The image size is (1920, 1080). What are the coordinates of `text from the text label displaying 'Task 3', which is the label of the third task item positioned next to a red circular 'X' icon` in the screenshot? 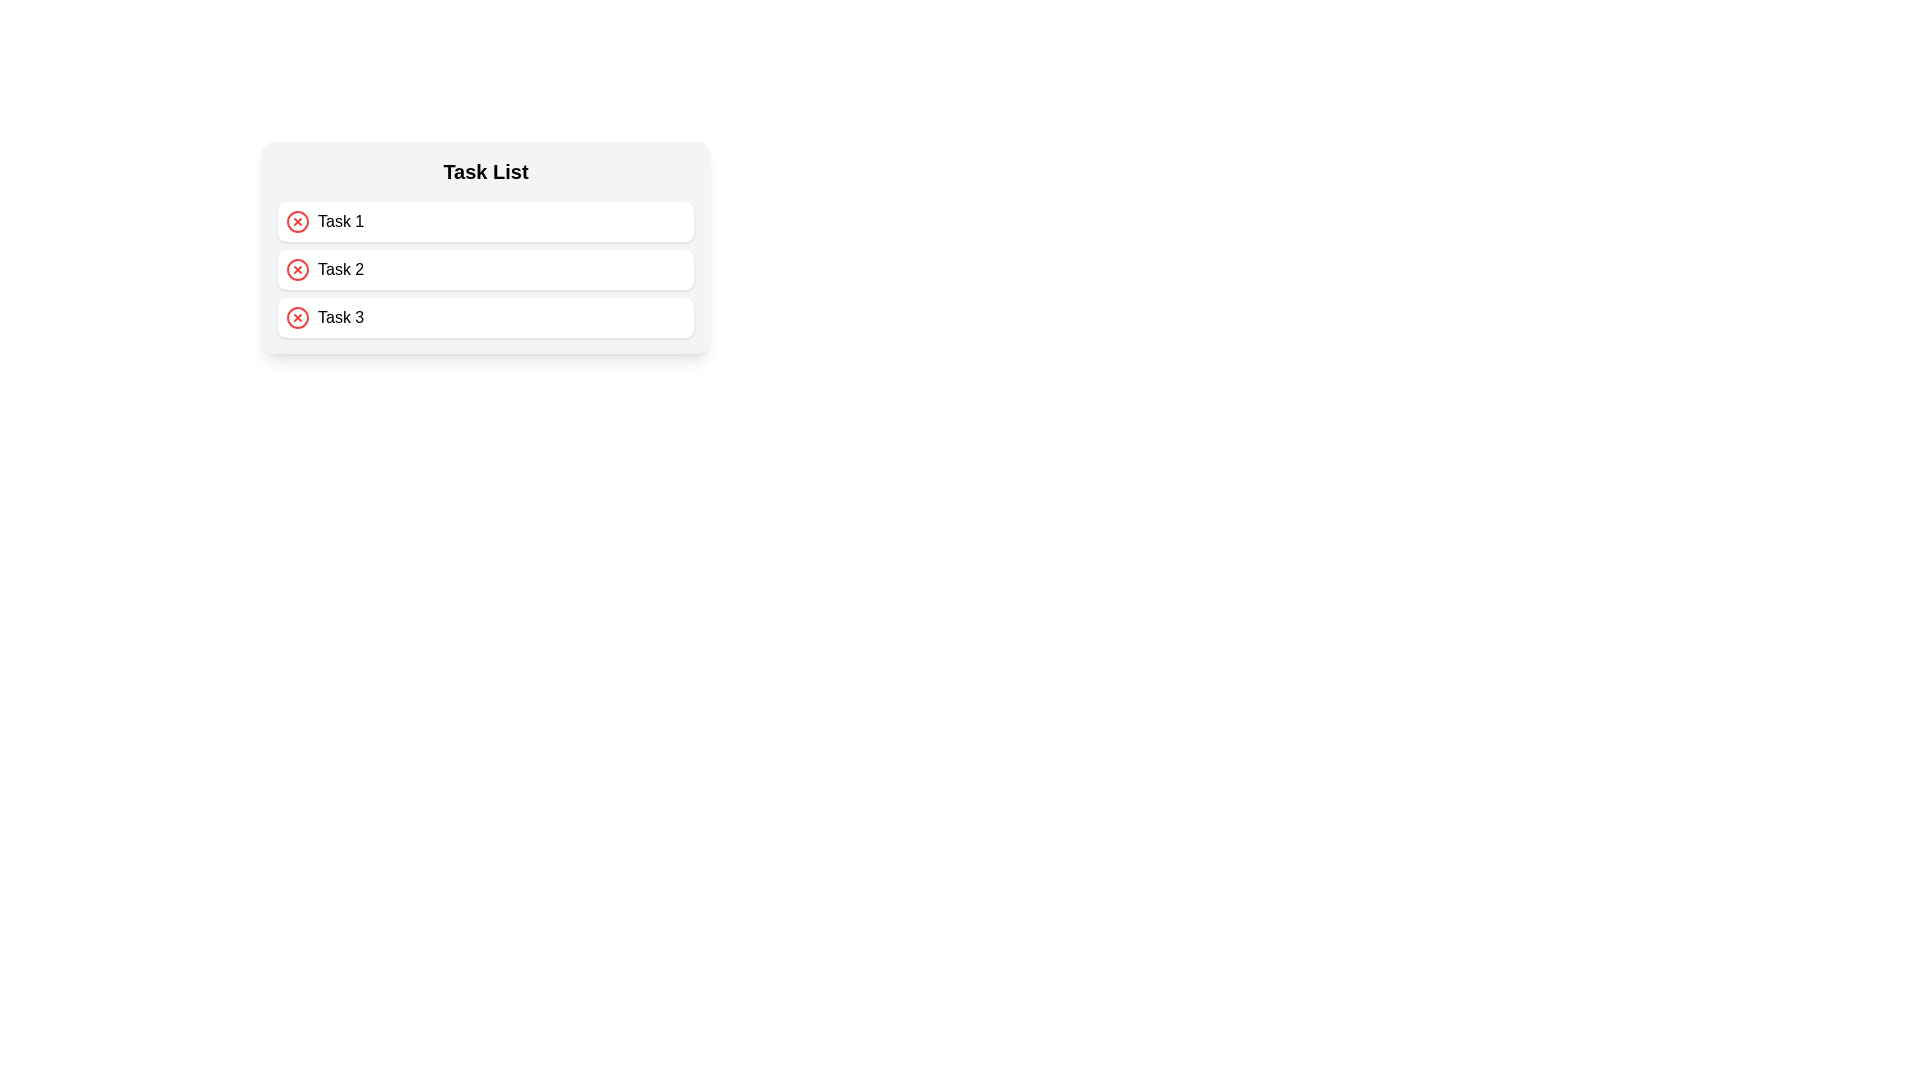 It's located at (325, 316).